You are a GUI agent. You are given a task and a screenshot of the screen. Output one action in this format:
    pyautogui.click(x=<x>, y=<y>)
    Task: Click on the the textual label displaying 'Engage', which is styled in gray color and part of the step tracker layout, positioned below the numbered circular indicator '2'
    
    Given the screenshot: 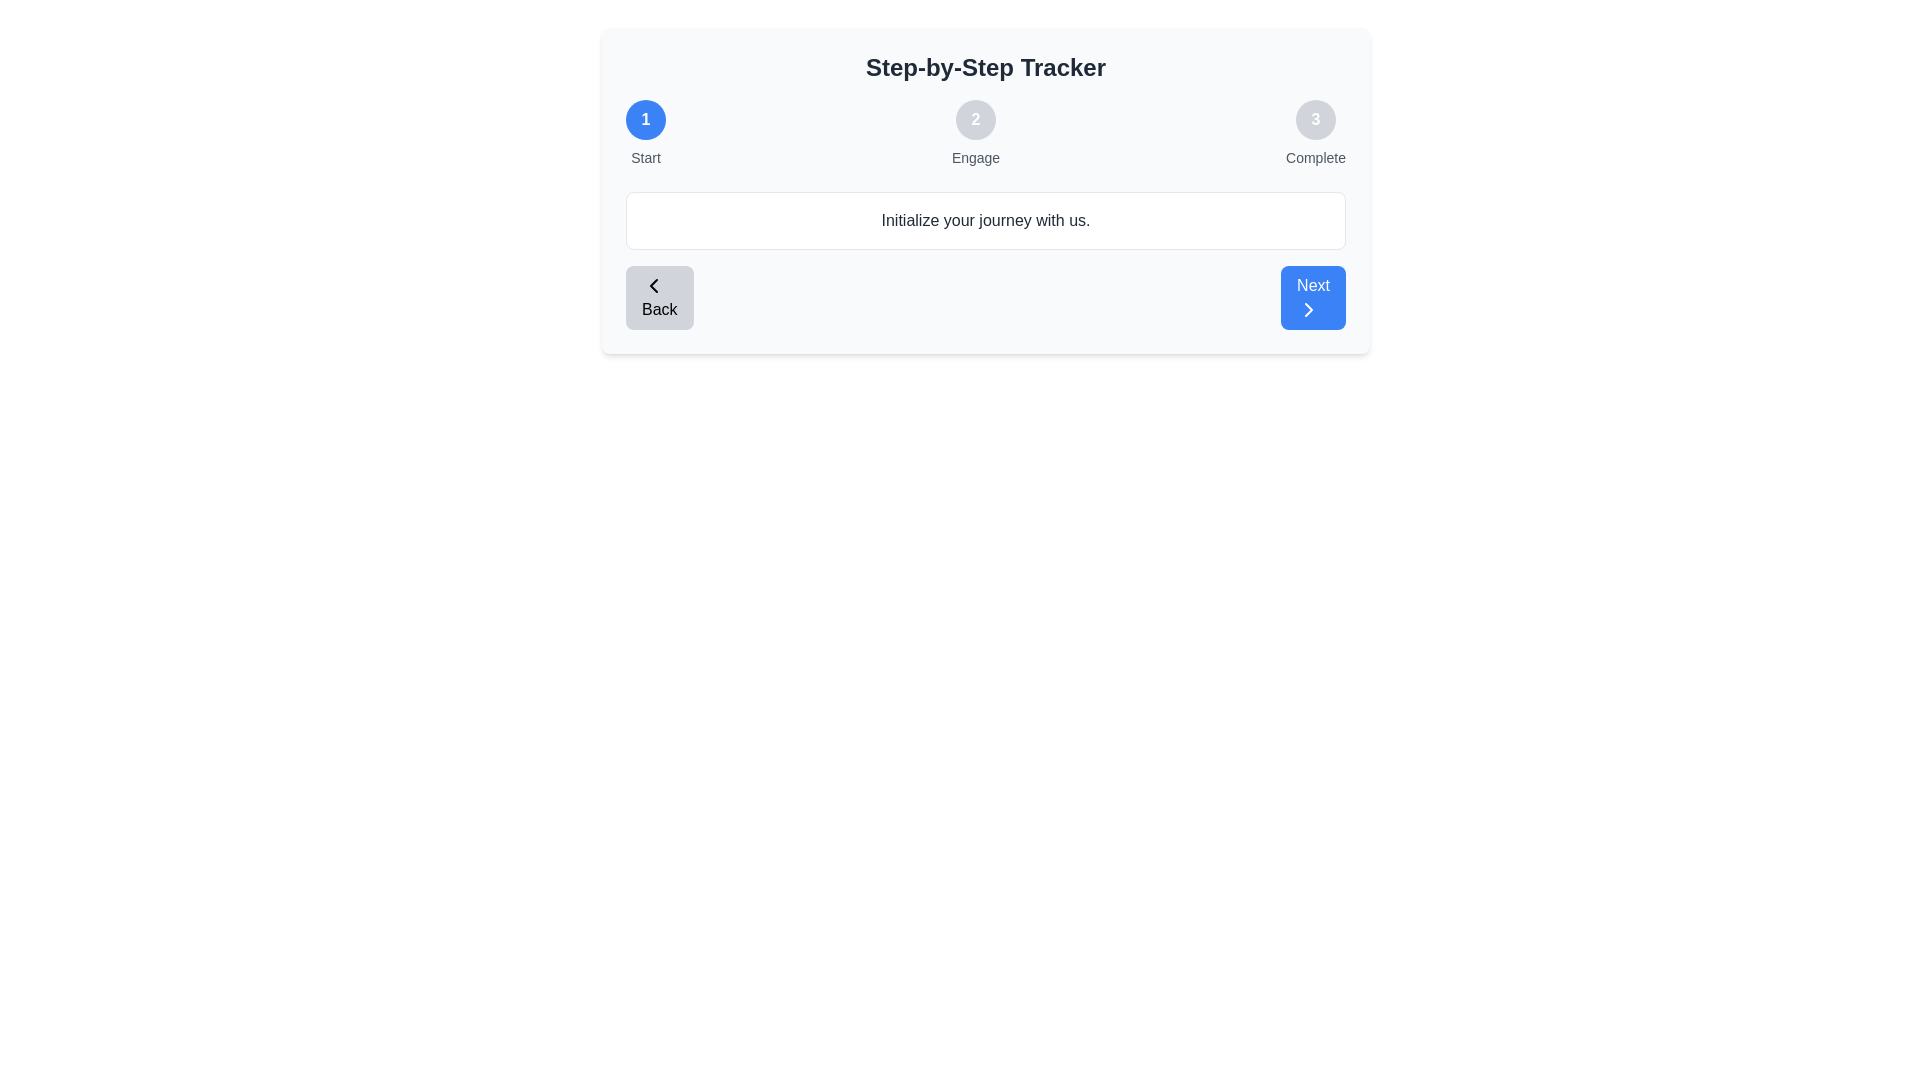 What is the action you would take?
    pyautogui.click(x=975, y=157)
    